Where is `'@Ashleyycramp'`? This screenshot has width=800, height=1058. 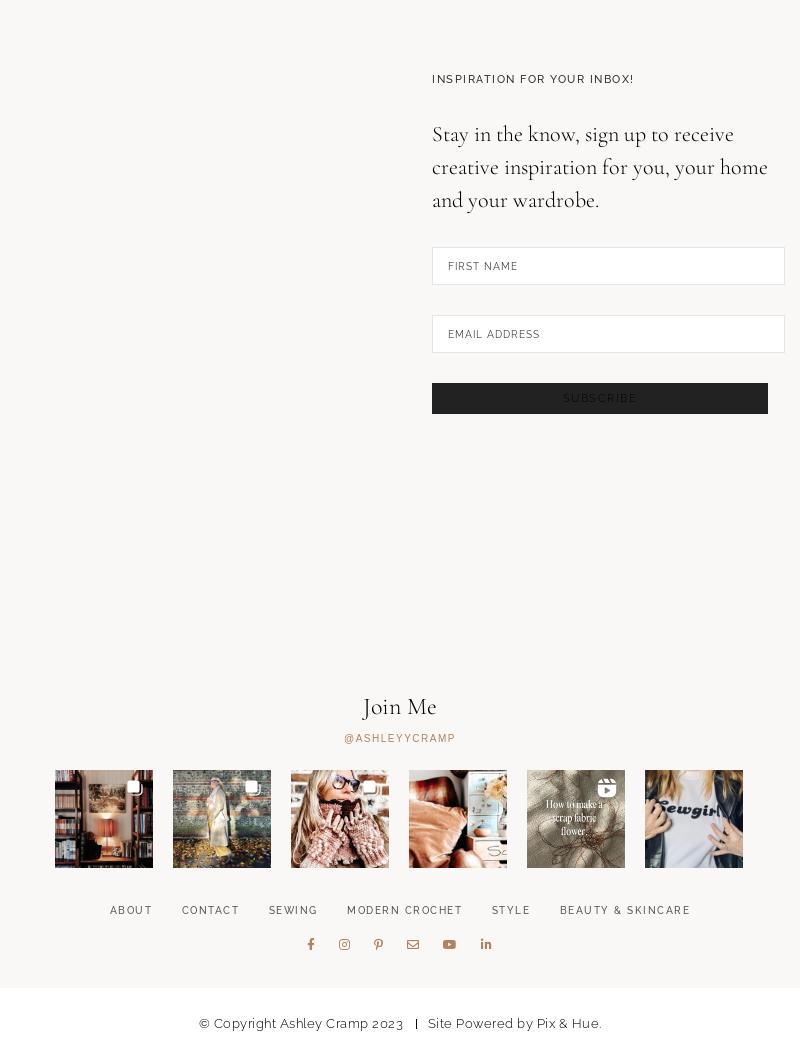
'@Ashleyycramp' is located at coordinates (398, 839).